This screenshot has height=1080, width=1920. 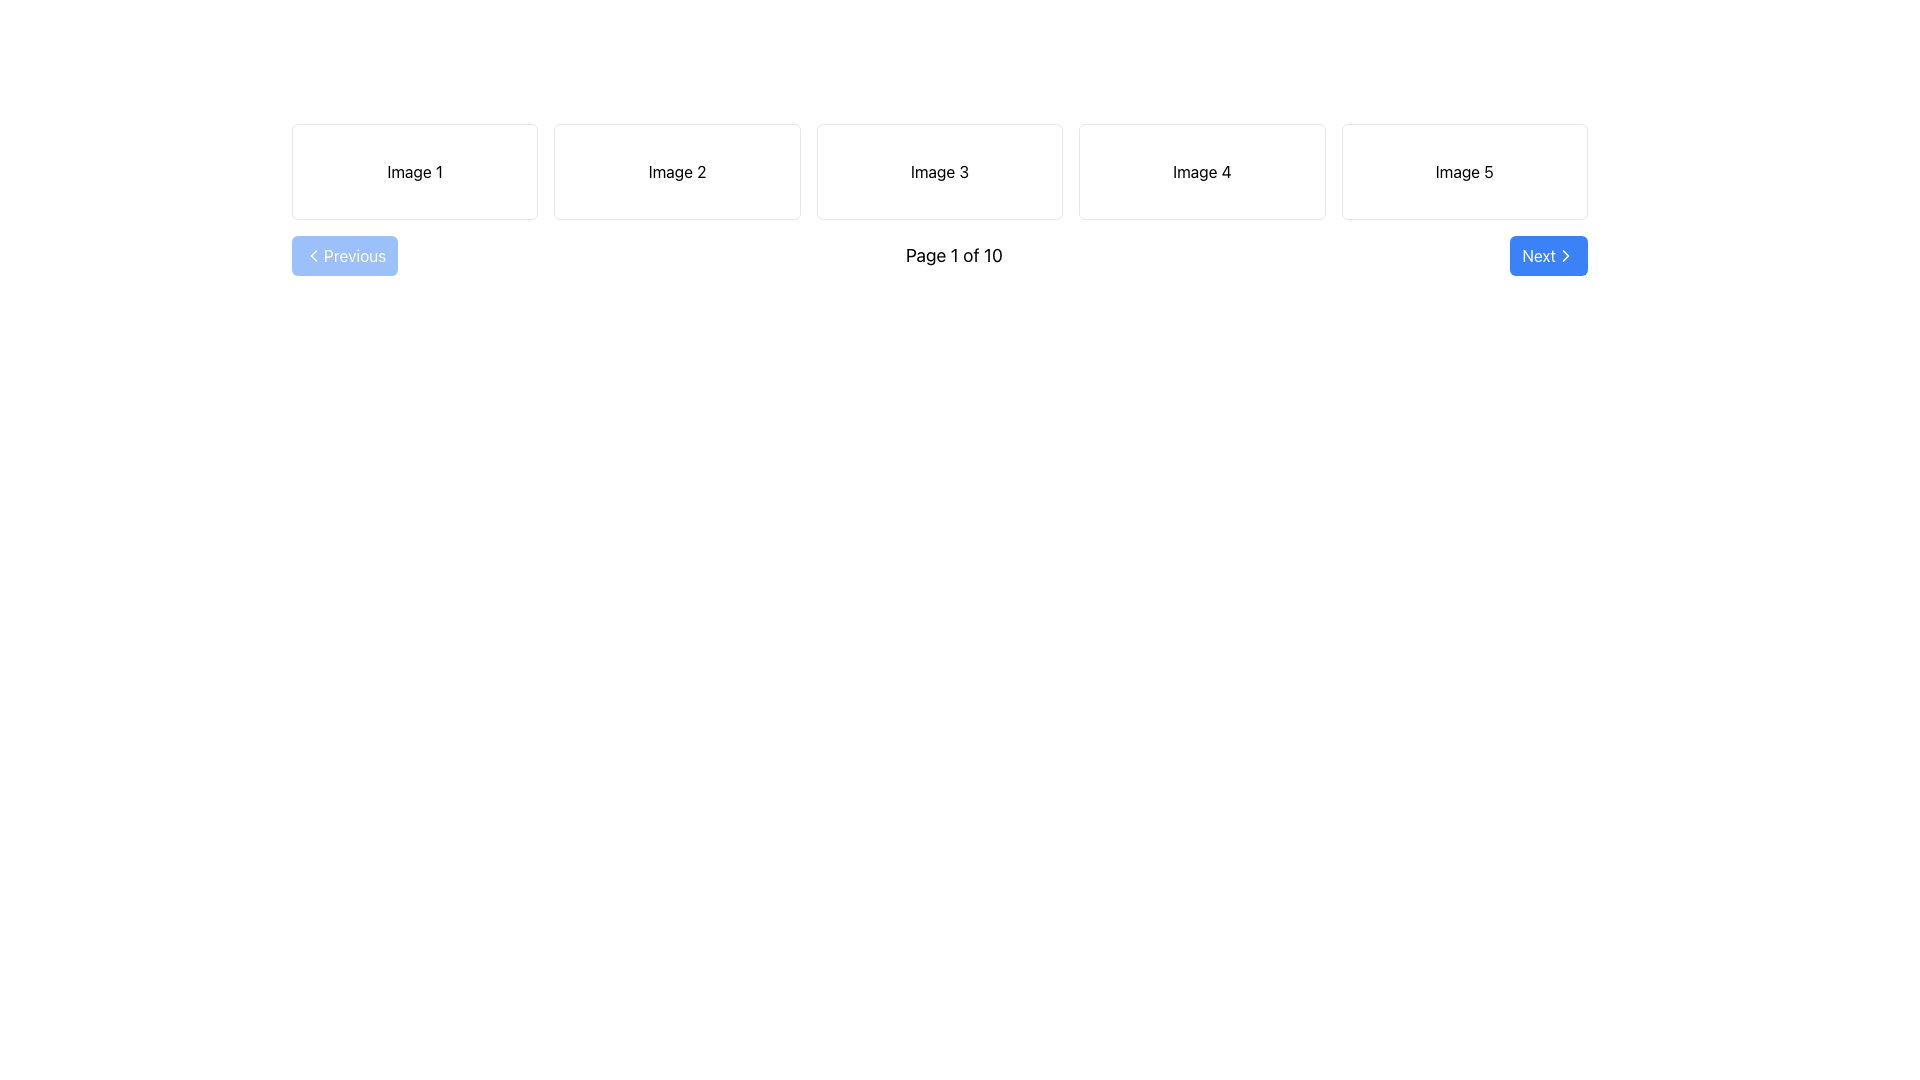 What do you see at coordinates (1201, 171) in the screenshot?
I see `the static label or placeholder labeled 'Image 4', which is the fourth item in a horizontally-aligned list of five similar elements` at bounding box center [1201, 171].